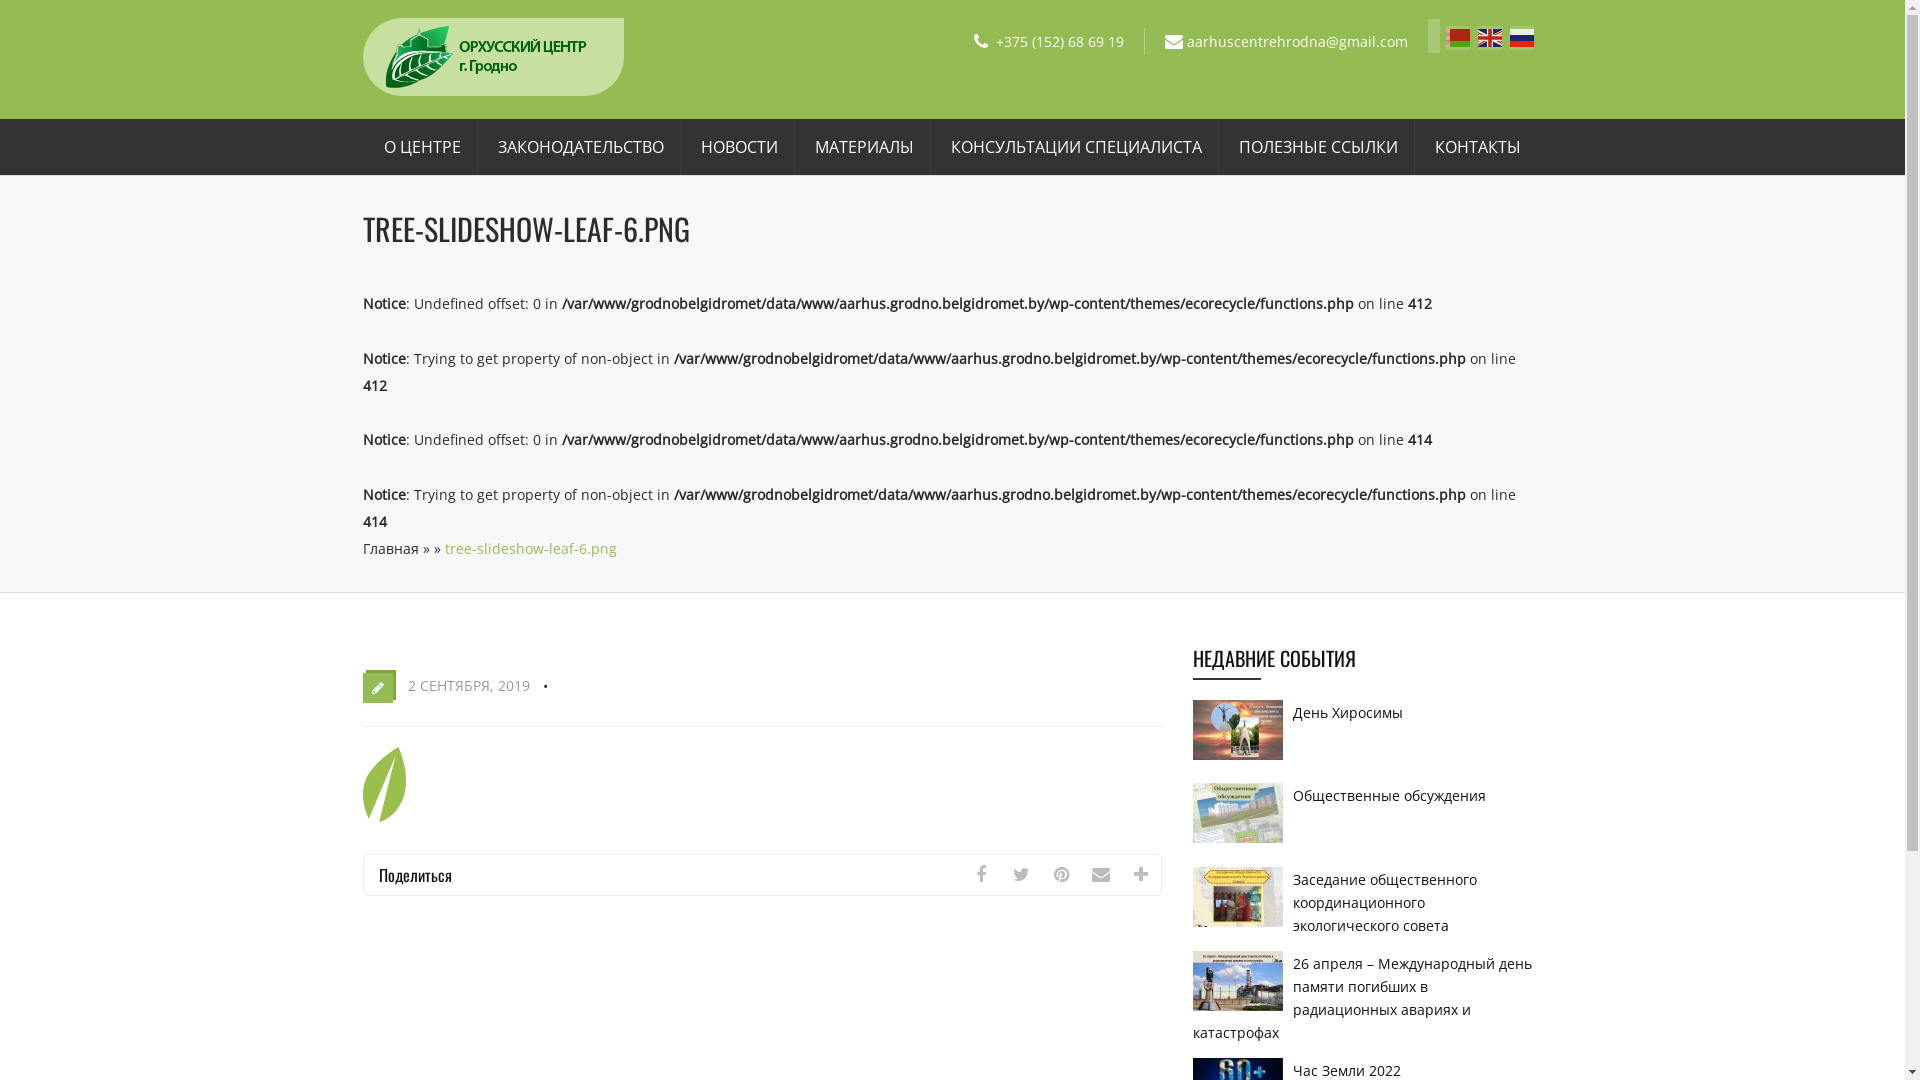  I want to click on 'Belarusian', so click(1445, 35).